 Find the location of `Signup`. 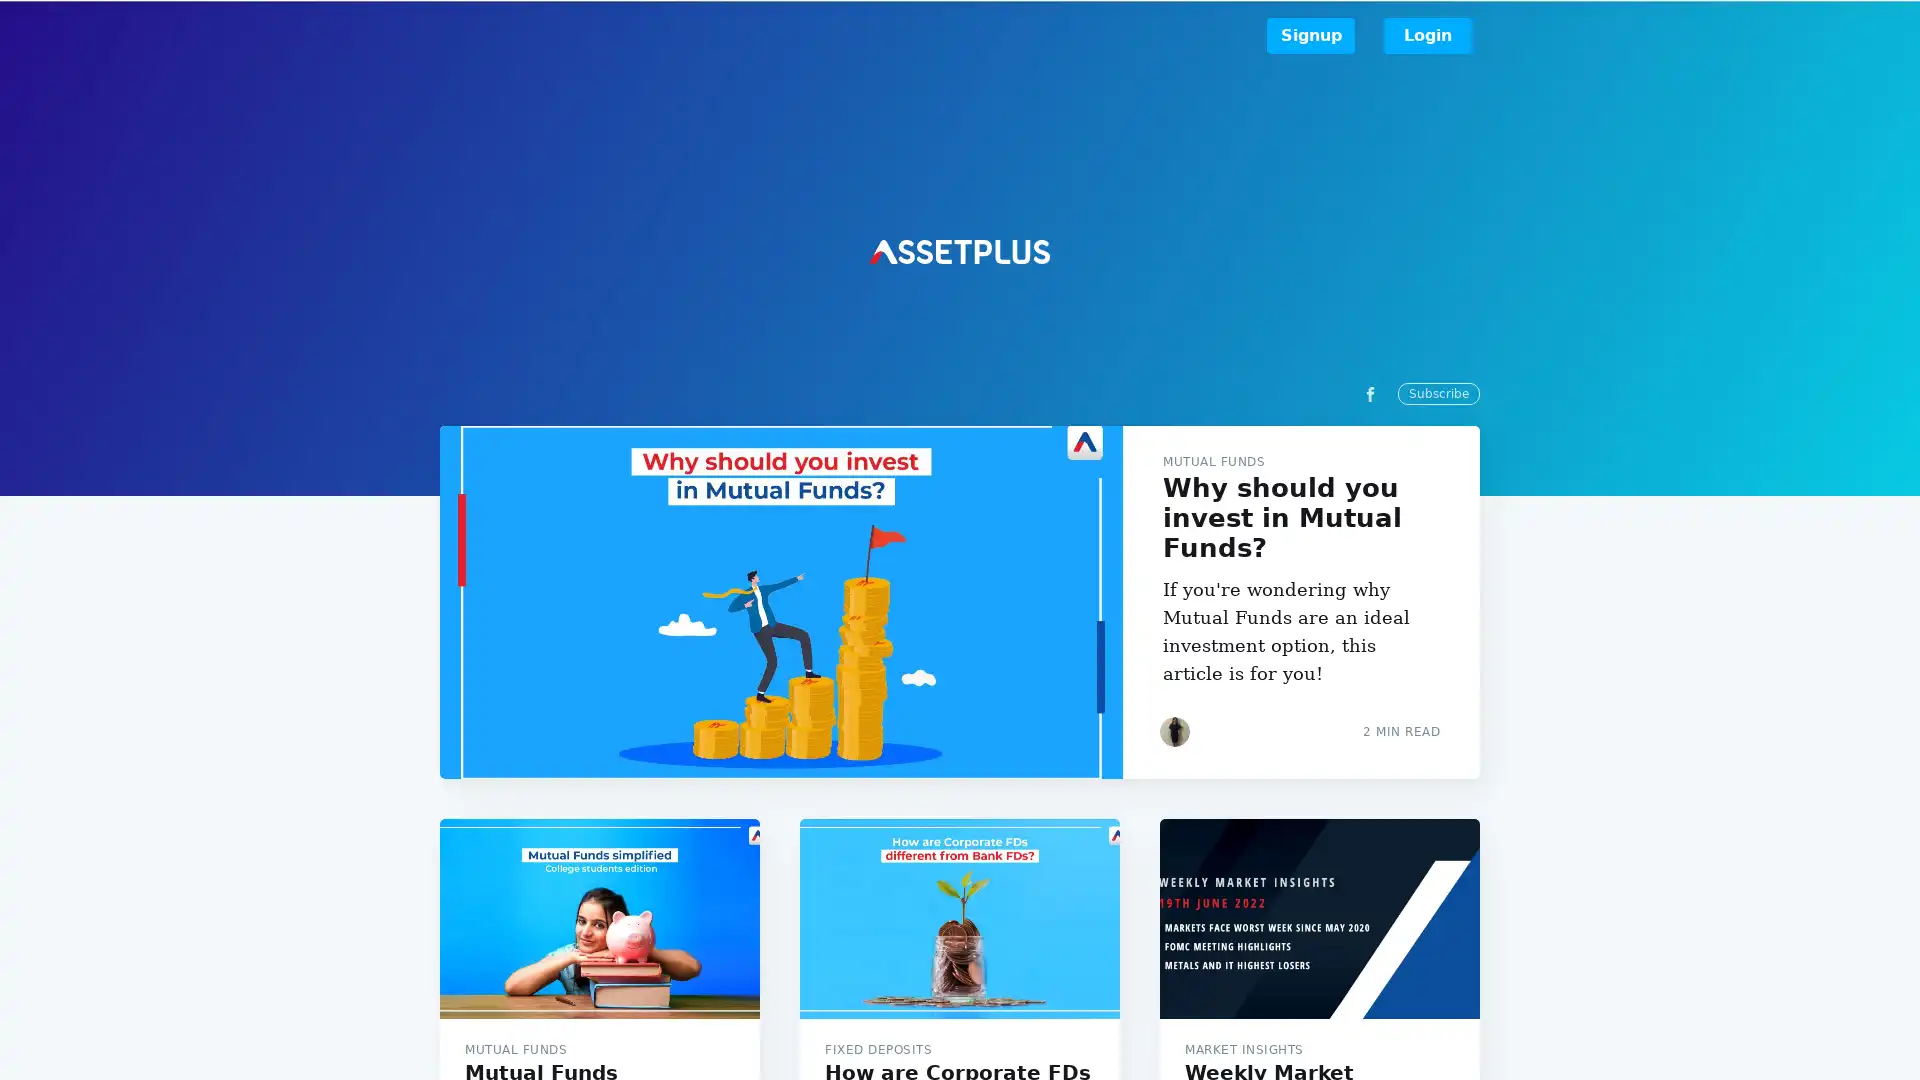

Signup is located at coordinates (1310, 35).